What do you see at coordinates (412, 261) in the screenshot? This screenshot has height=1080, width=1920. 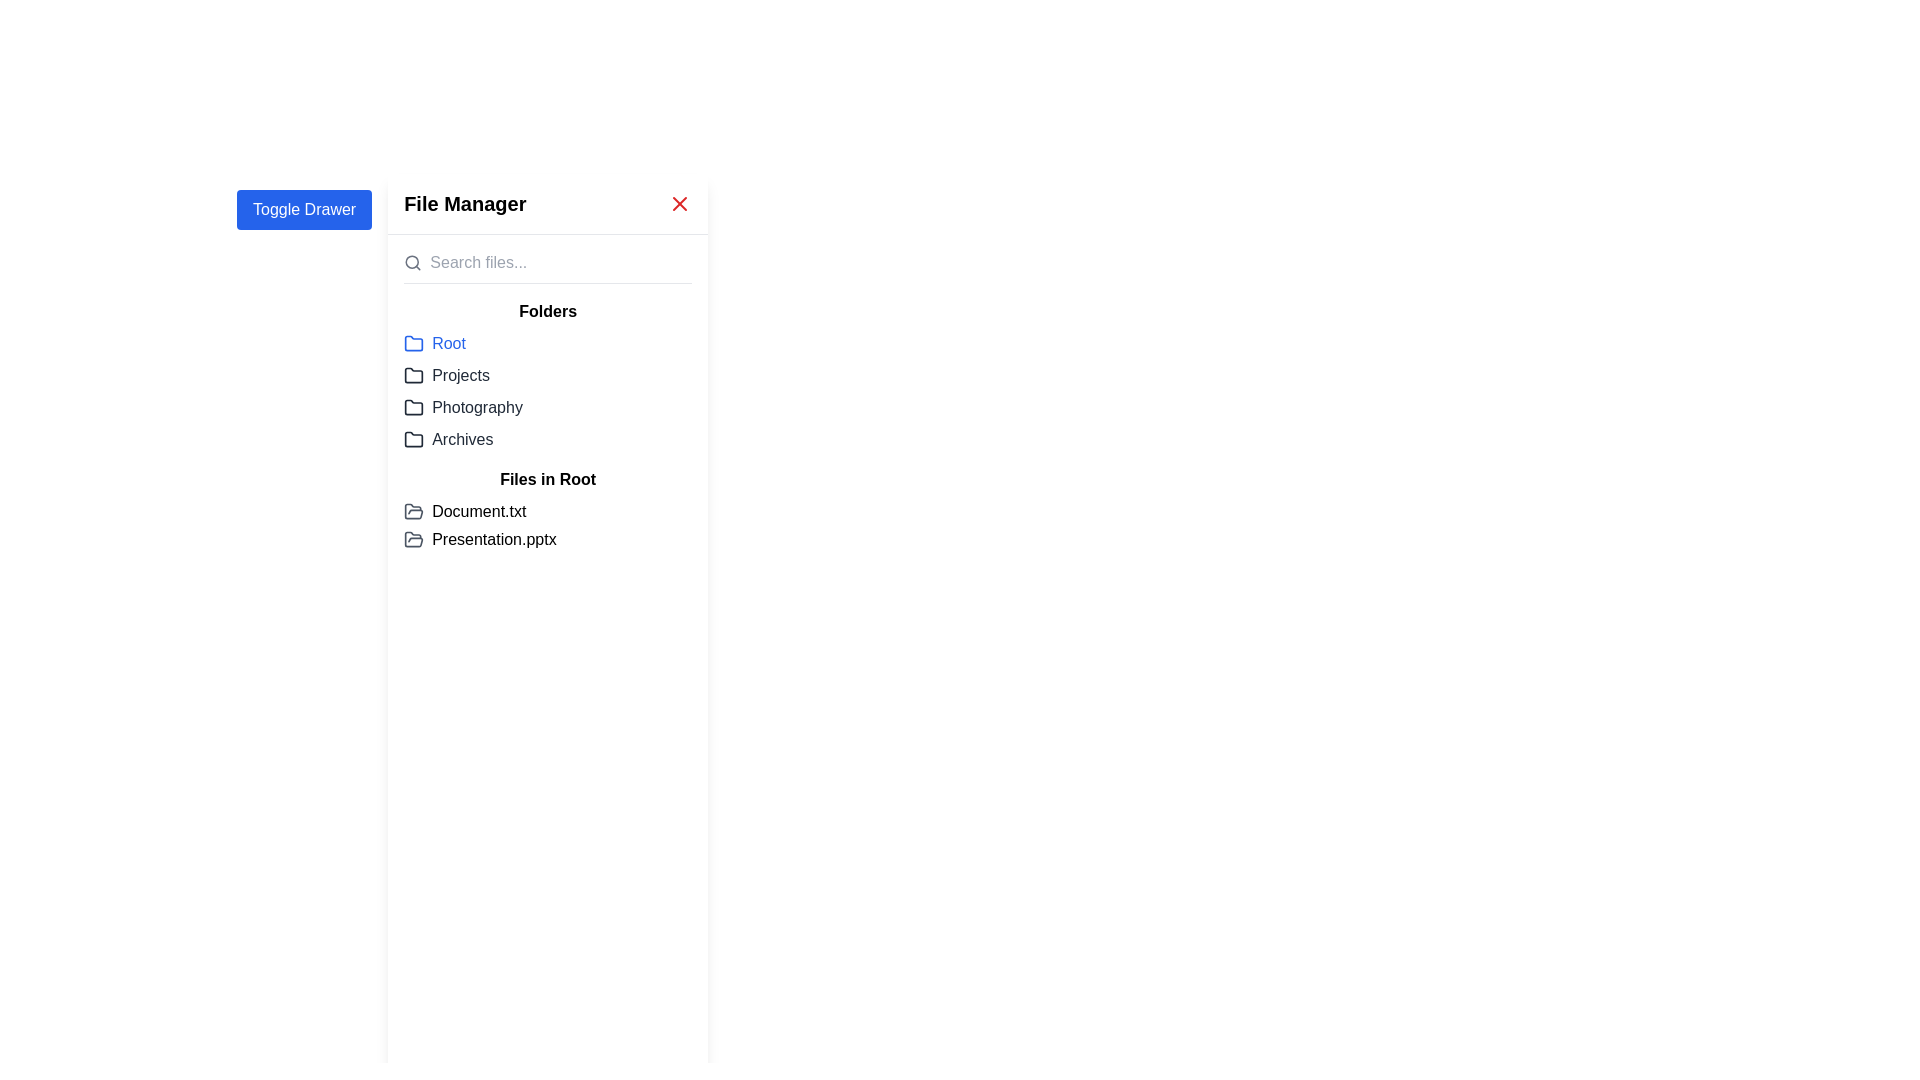 I see `the search icon located to the left of the 'Search files...' input field in the top section of the File Manager pane` at bounding box center [412, 261].